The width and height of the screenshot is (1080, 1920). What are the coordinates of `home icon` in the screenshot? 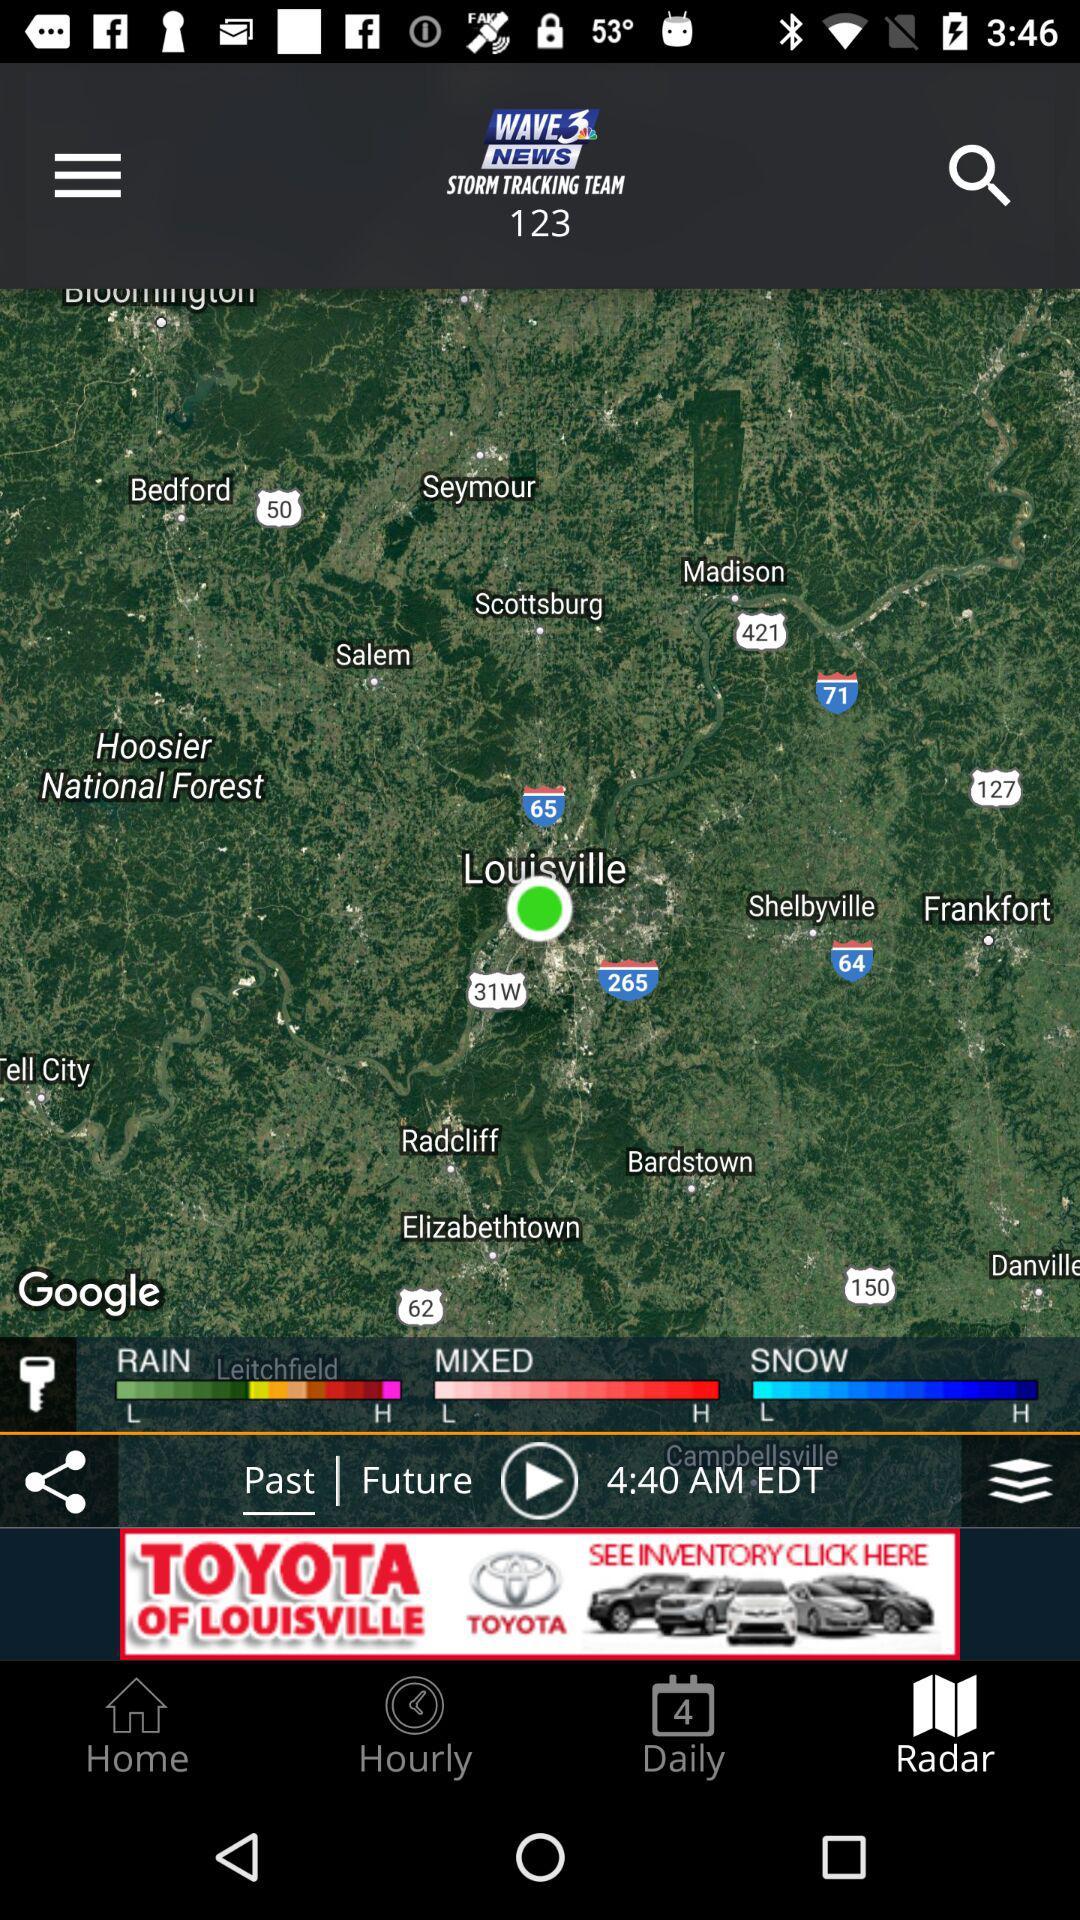 It's located at (135, 1726).